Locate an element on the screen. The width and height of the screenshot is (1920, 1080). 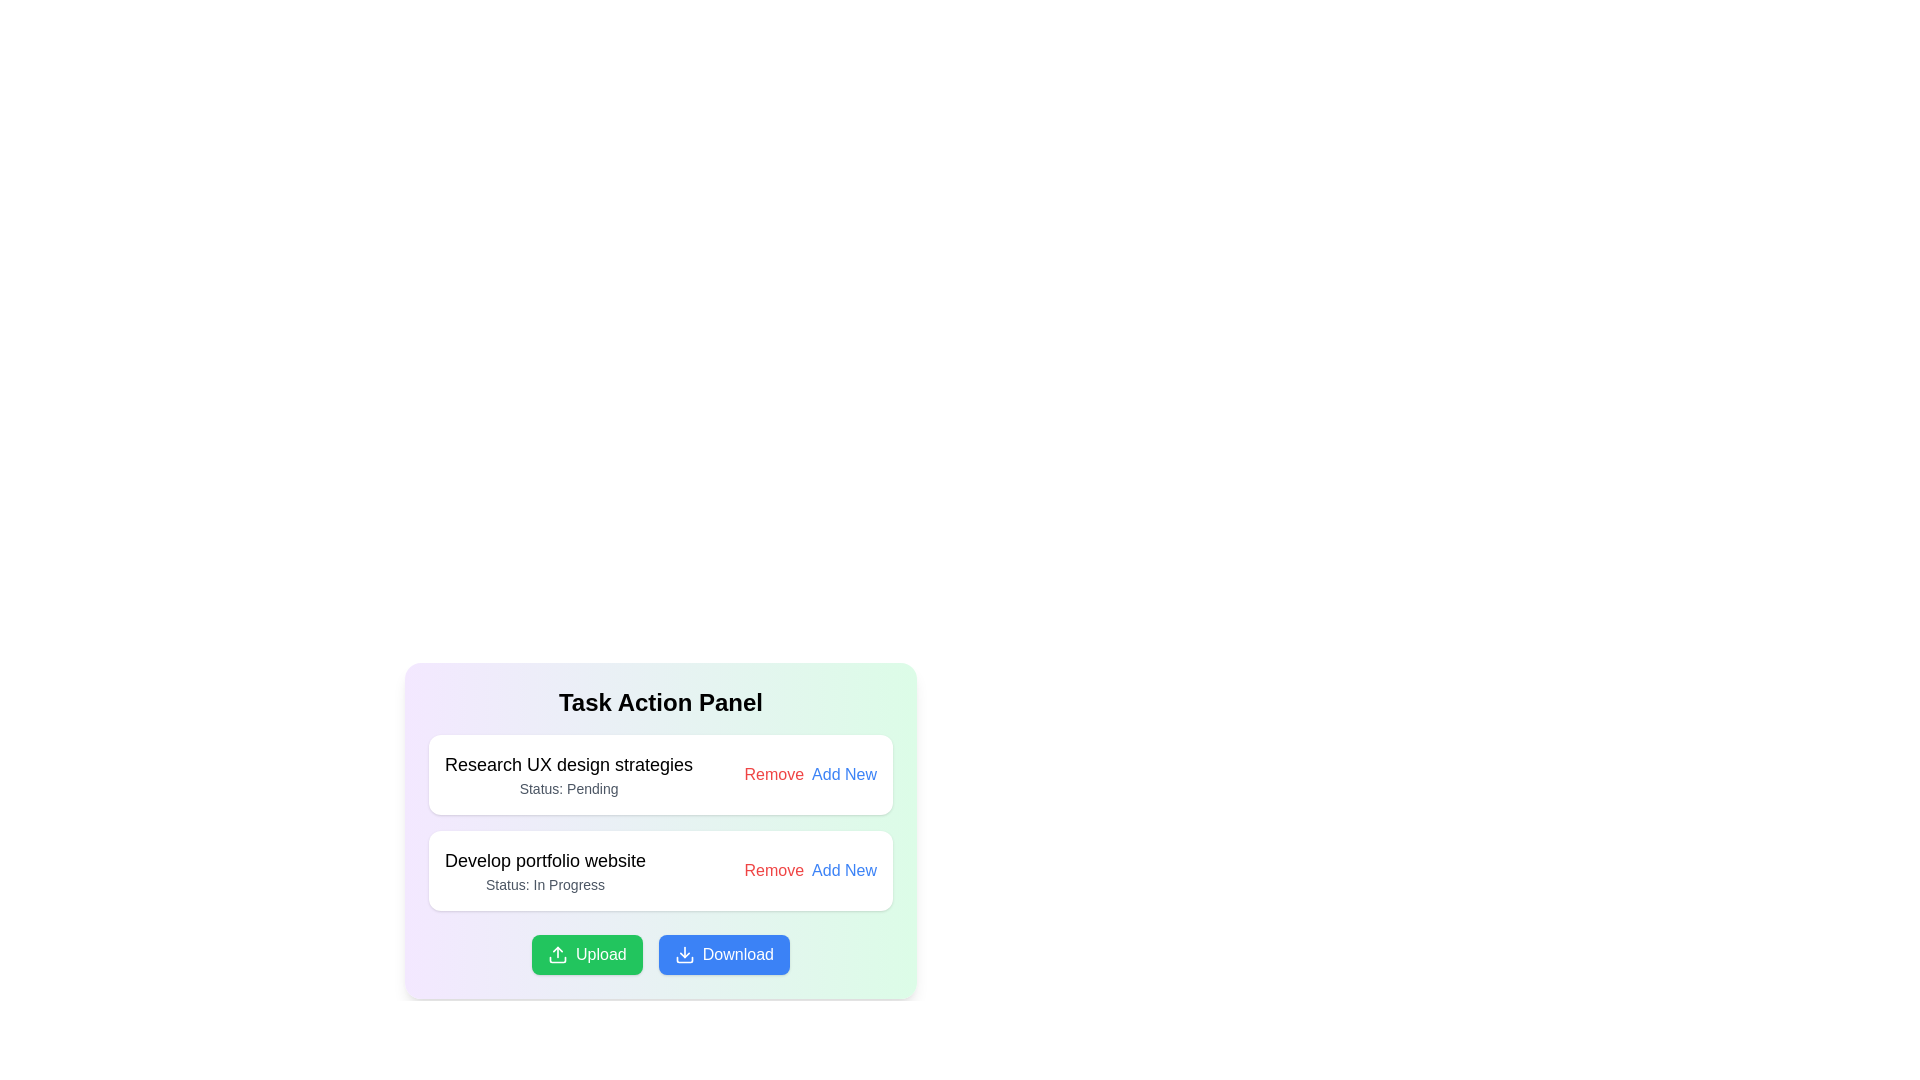
the text label displaying 'Status: Pending', which is located below the header 'Research UX design strategies' in the Task Action Panel is located at coordinates (568, 788).